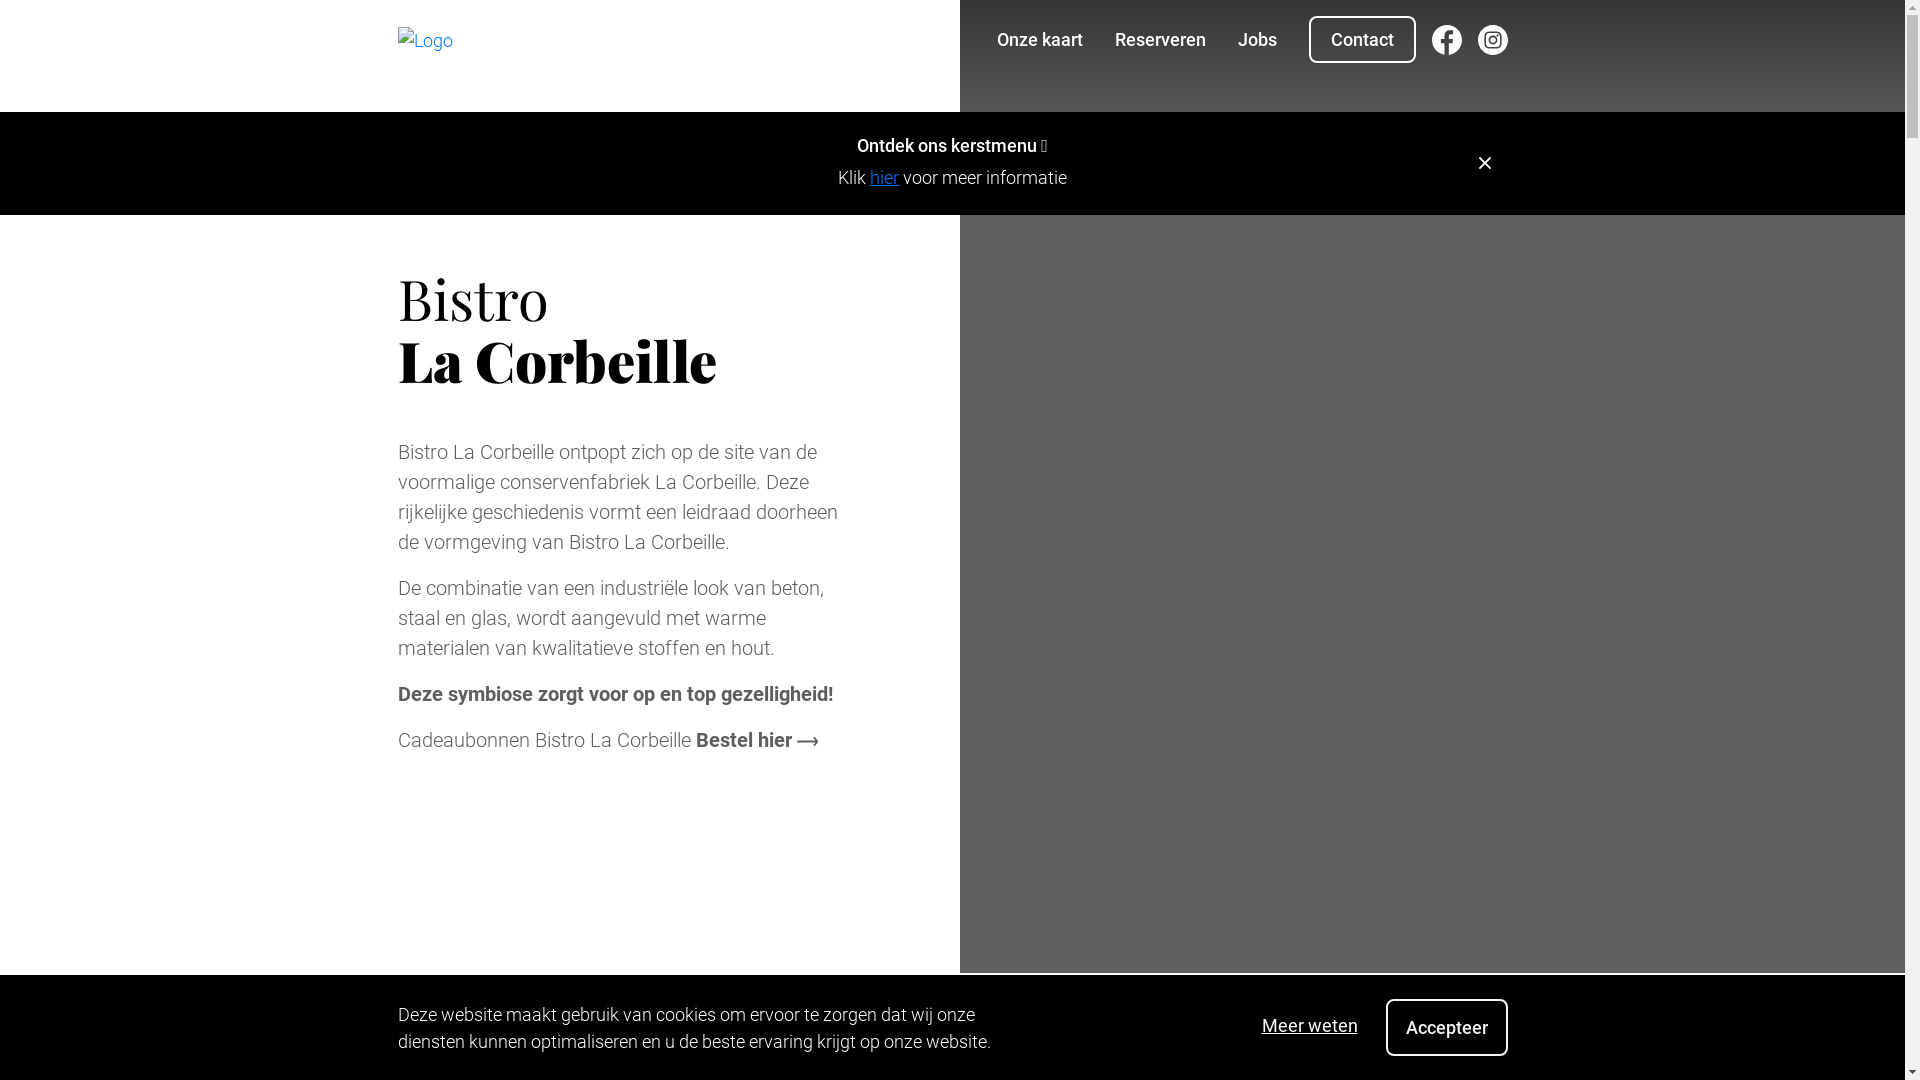 This screenshot has height=1080, width=1920. Describe the element at coordinates (696, 740) in the screenshot. I see `'Bestel hier'` at that location.